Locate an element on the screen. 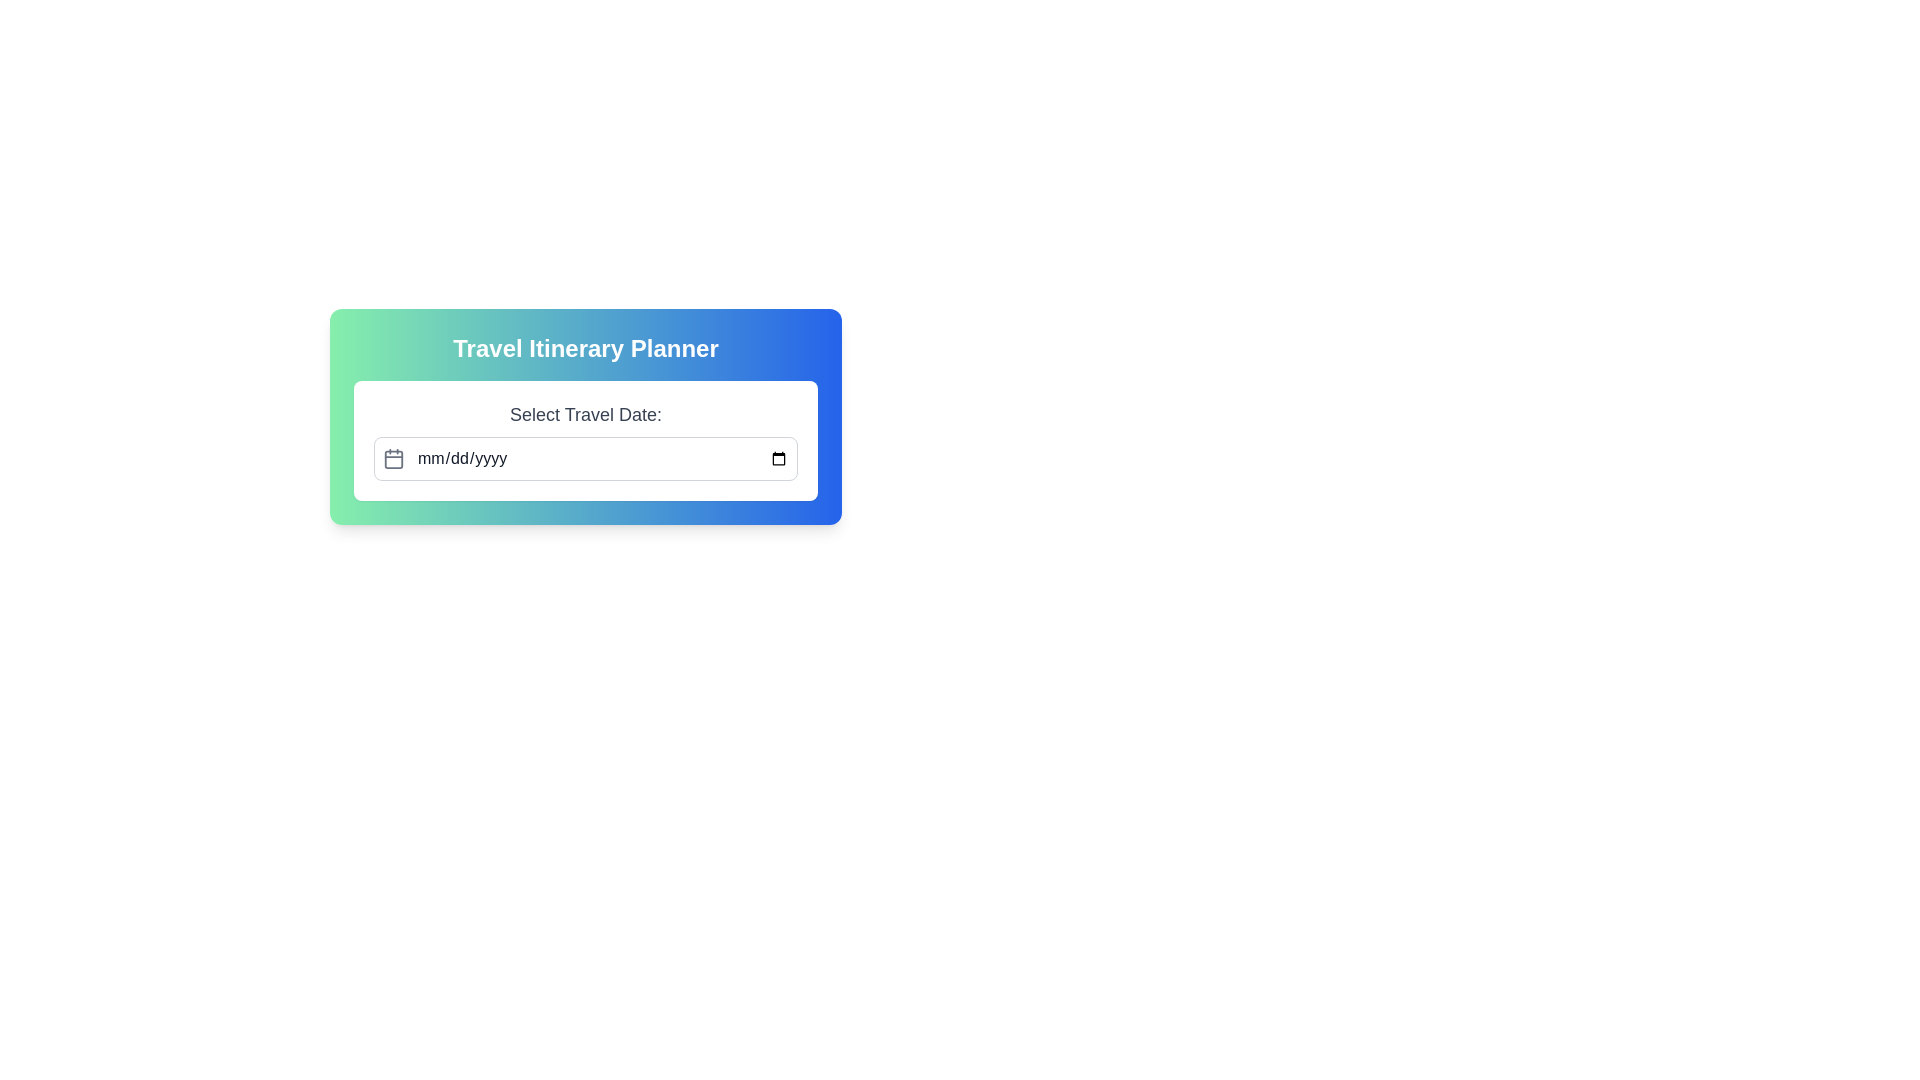 The height and width of the screenshot is (1080, 1920). the small gray calendar icon located to the left of the 'mm/dd/yyyy' date input field is located at coordinates (393, 459).